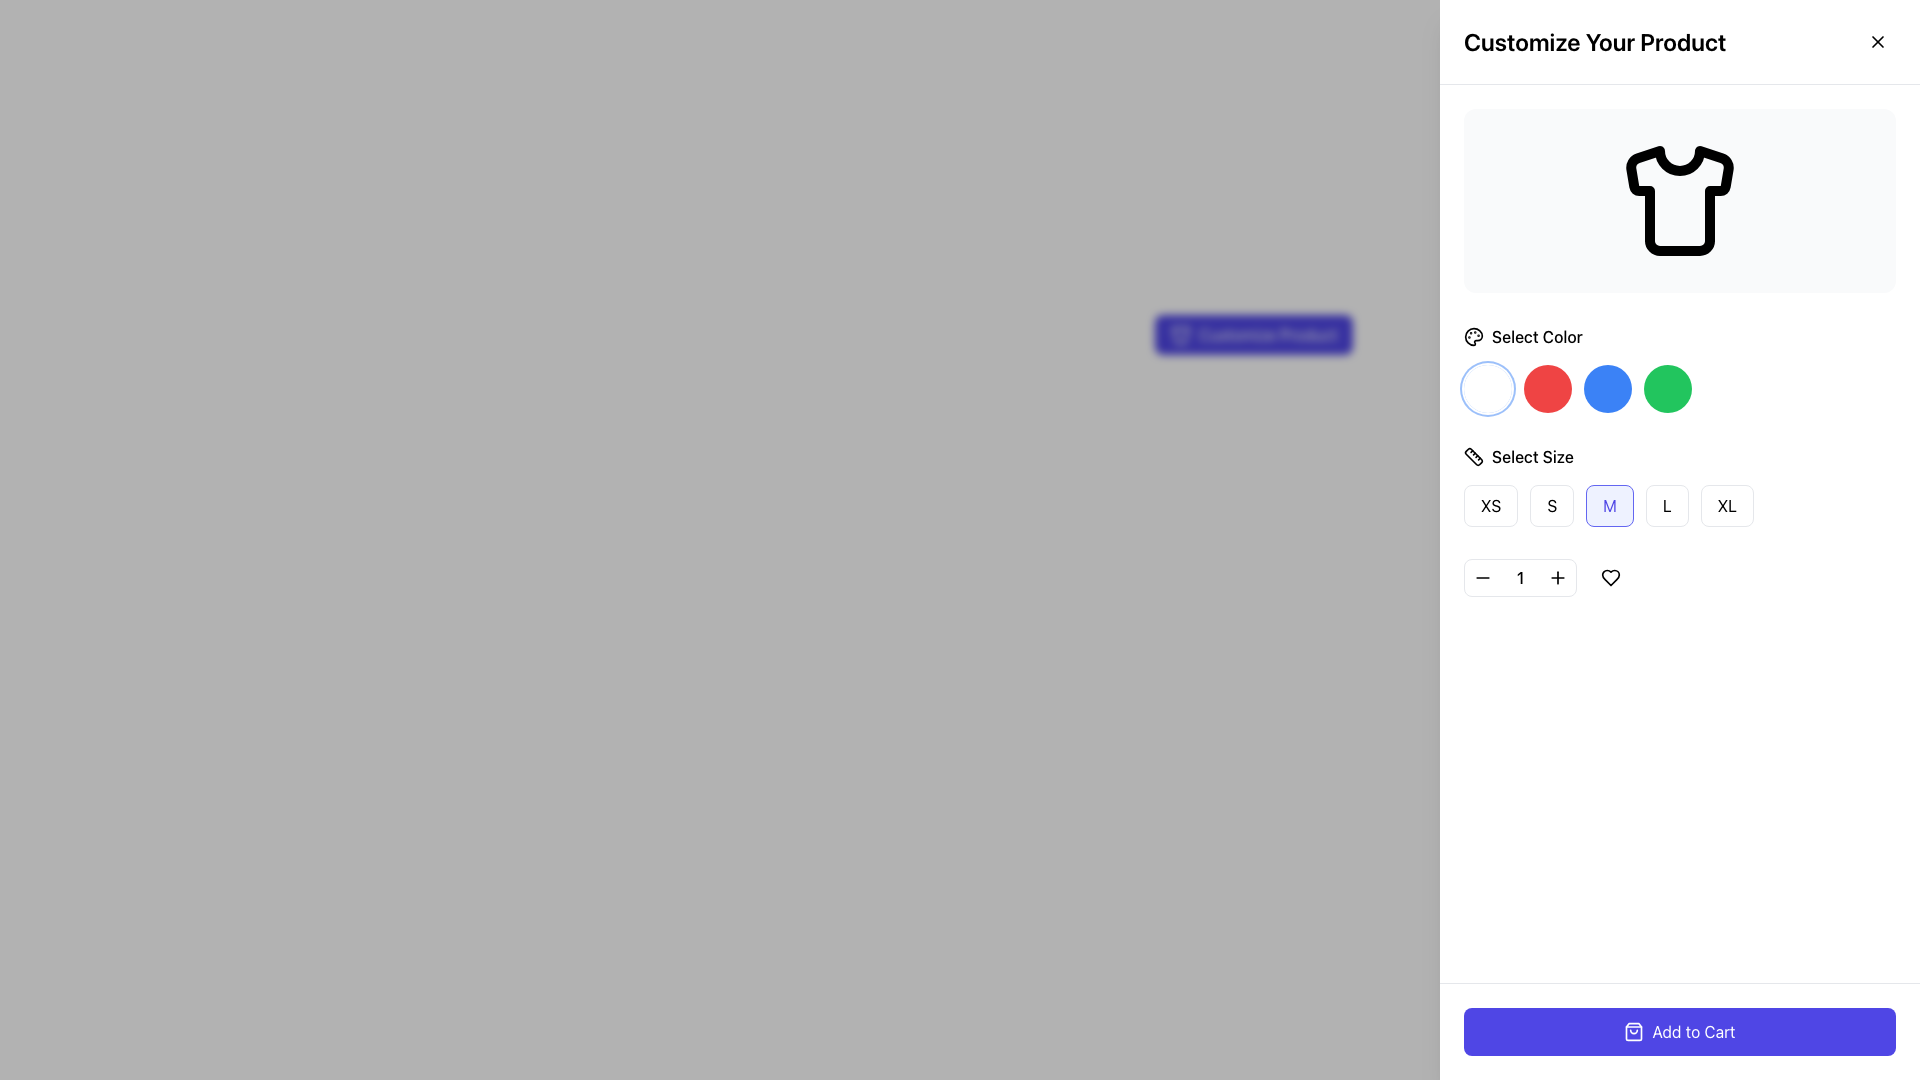  Describe the element at coordinates (1483, 578) in the screenshot. I see `the horizontal minus icon within the decrement button located to the left of the quantity display in the product customization panel` at that location.